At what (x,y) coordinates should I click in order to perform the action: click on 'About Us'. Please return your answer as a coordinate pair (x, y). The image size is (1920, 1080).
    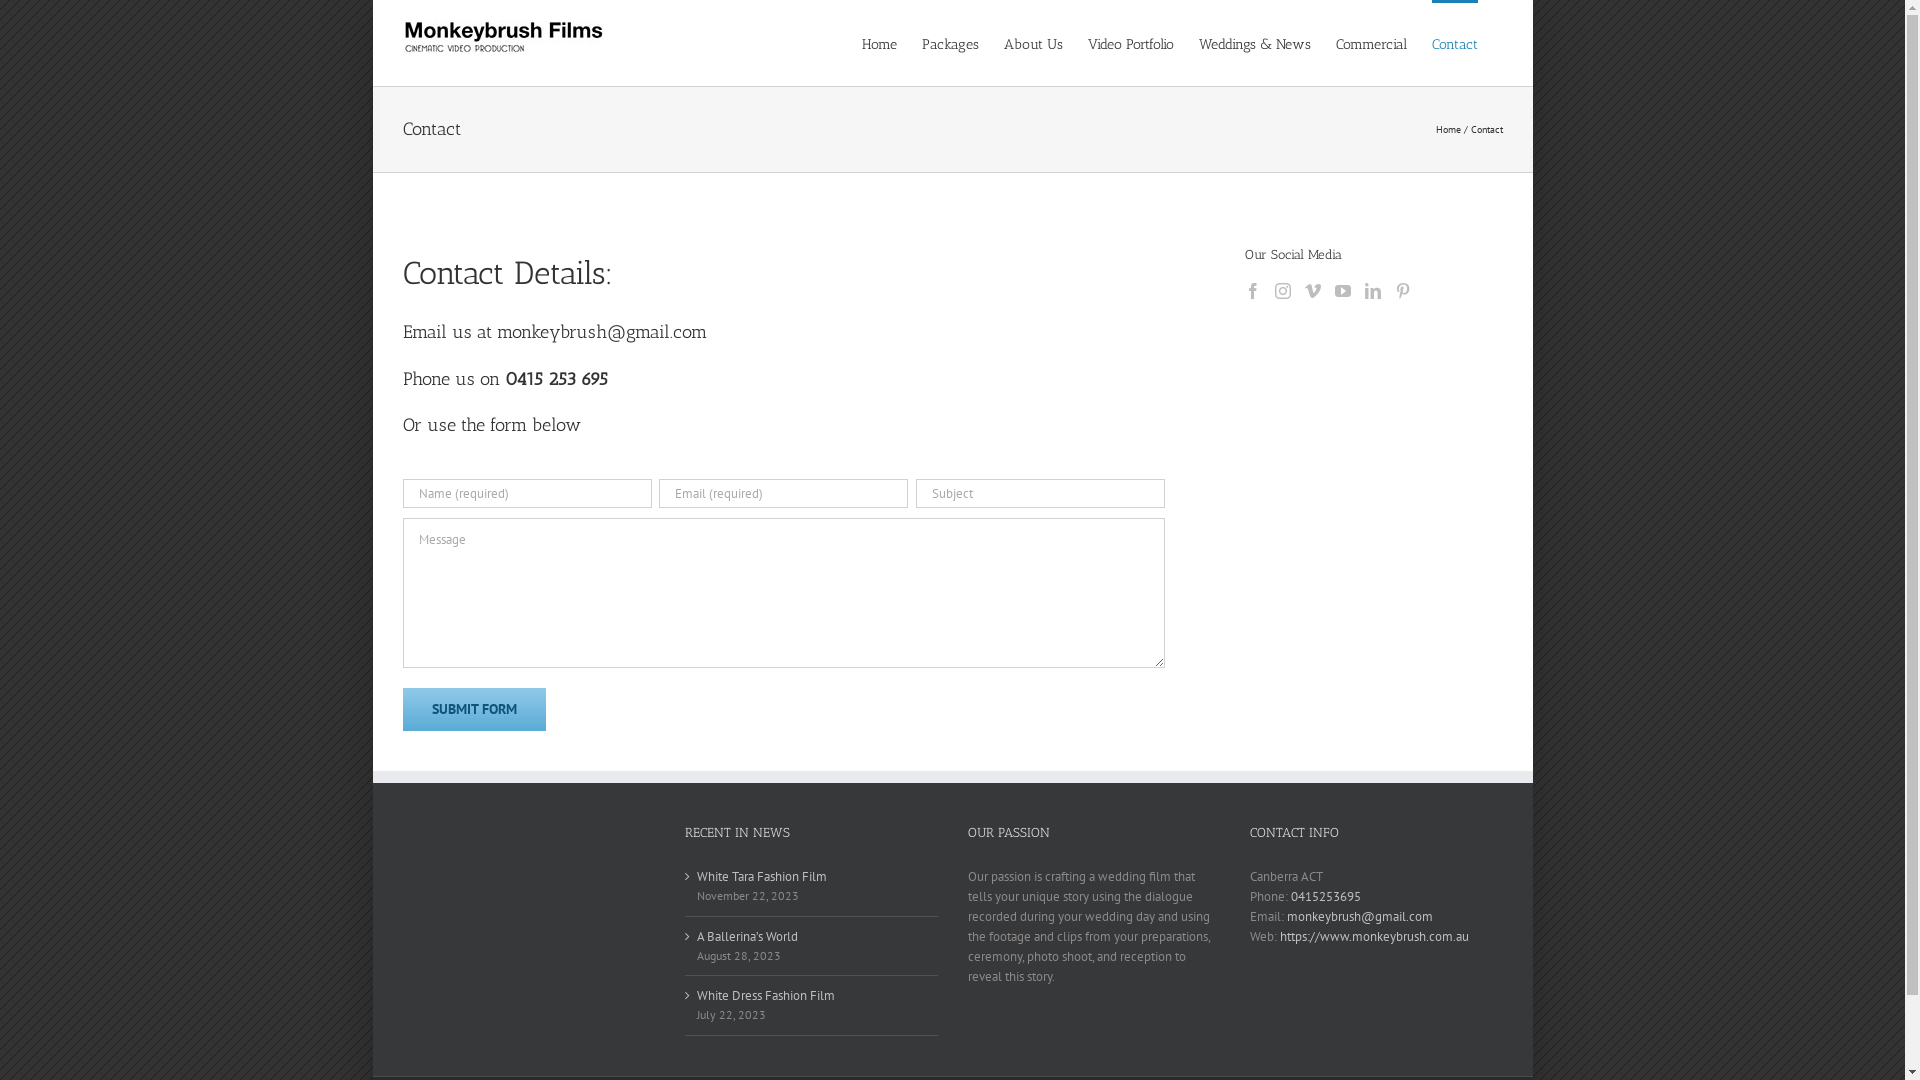
    Looking at the image, I should click on (1033, 42).